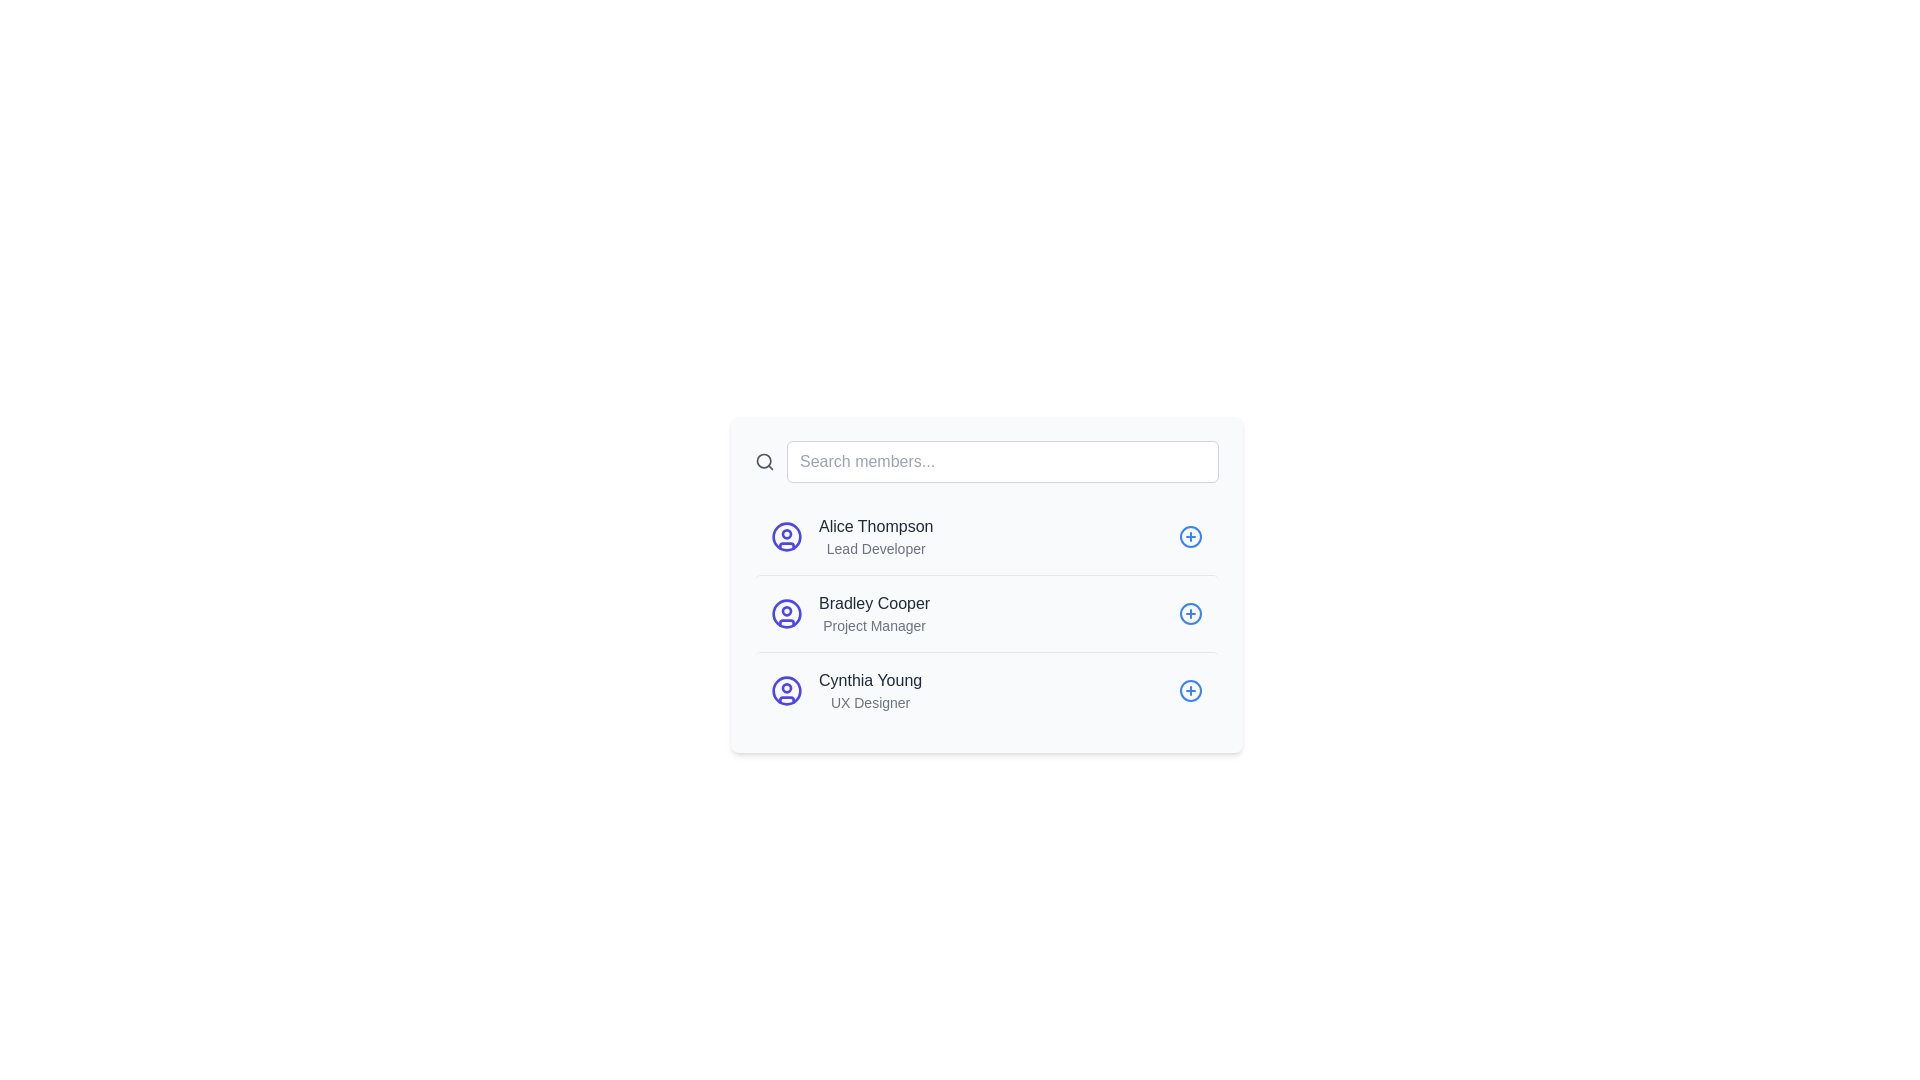  Describe the element at coordinates (876, 535) in the screenshot. I see `the first entry` at that location.